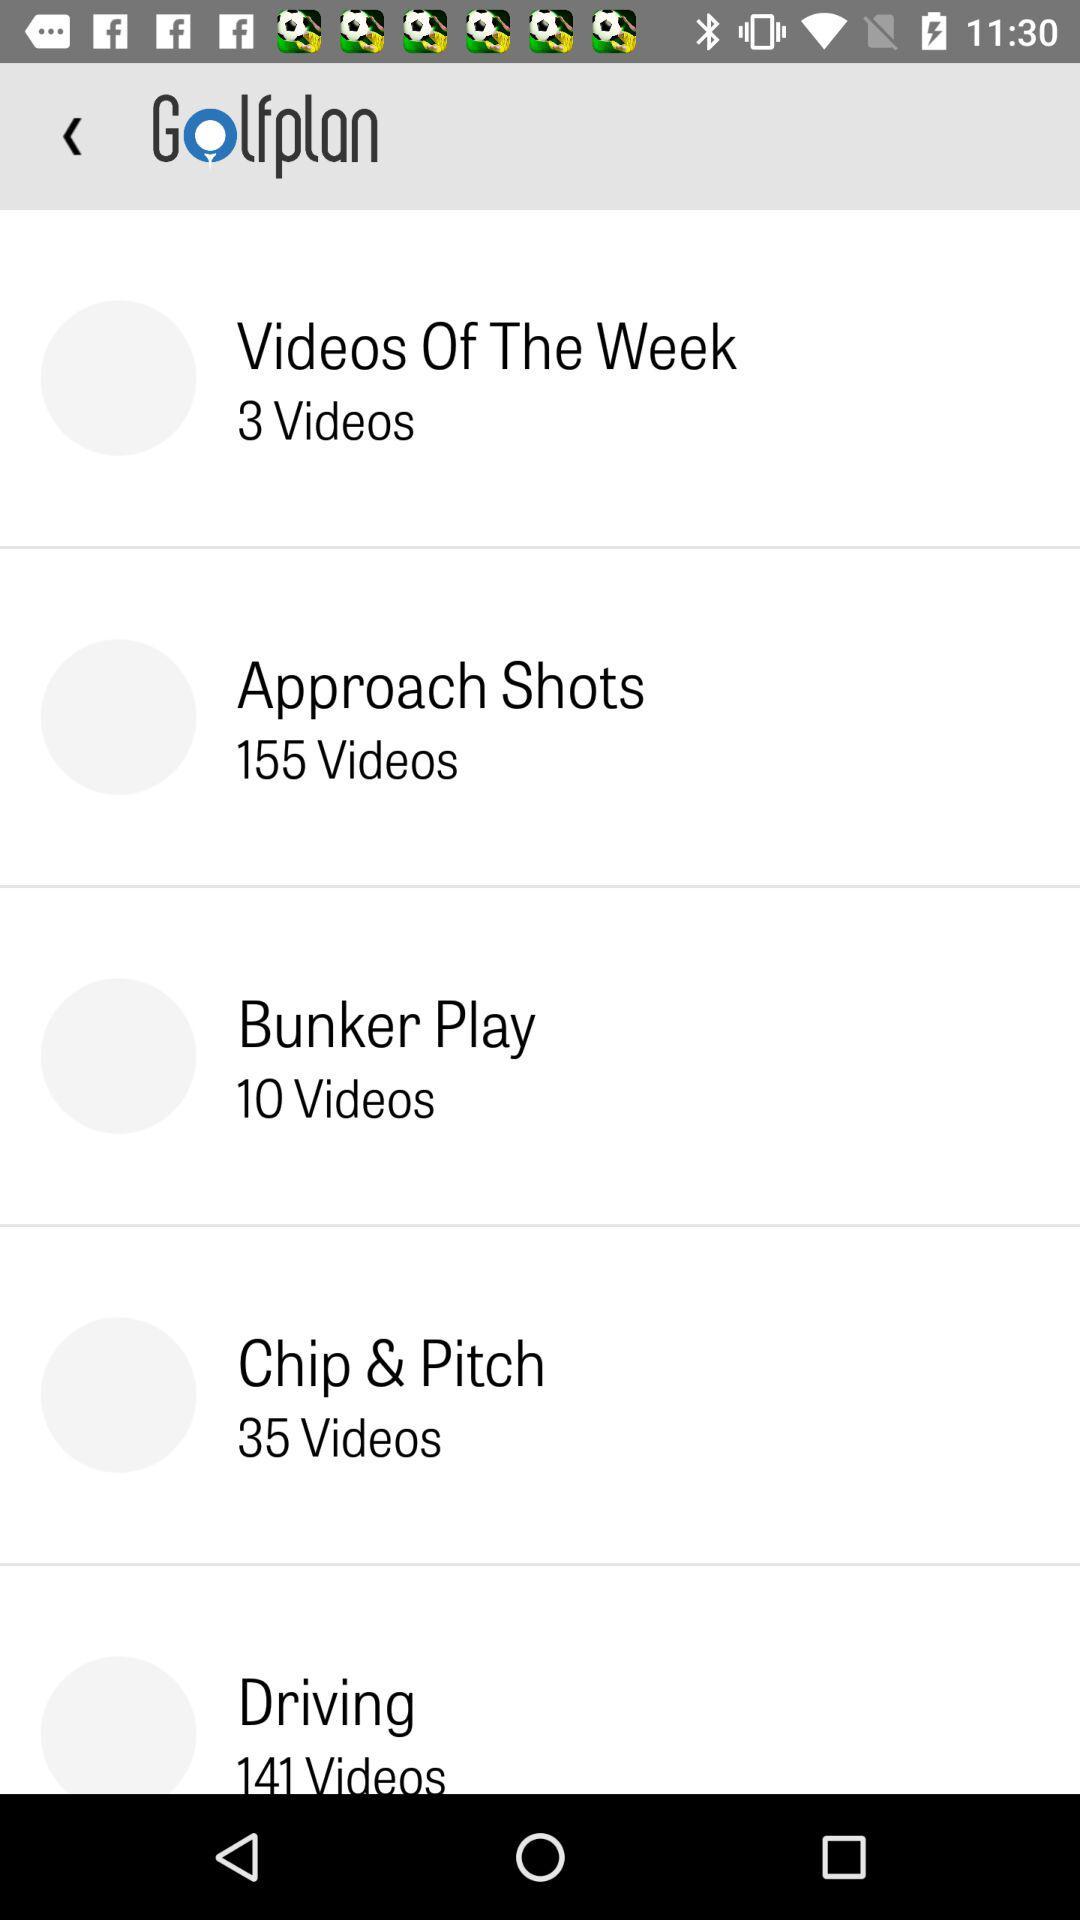 Image resolution: width=1080 pixels, height=1920 pixels. Describe the element at coordinates (326, 1698) in the screenshot. I see `the driving` at that location.